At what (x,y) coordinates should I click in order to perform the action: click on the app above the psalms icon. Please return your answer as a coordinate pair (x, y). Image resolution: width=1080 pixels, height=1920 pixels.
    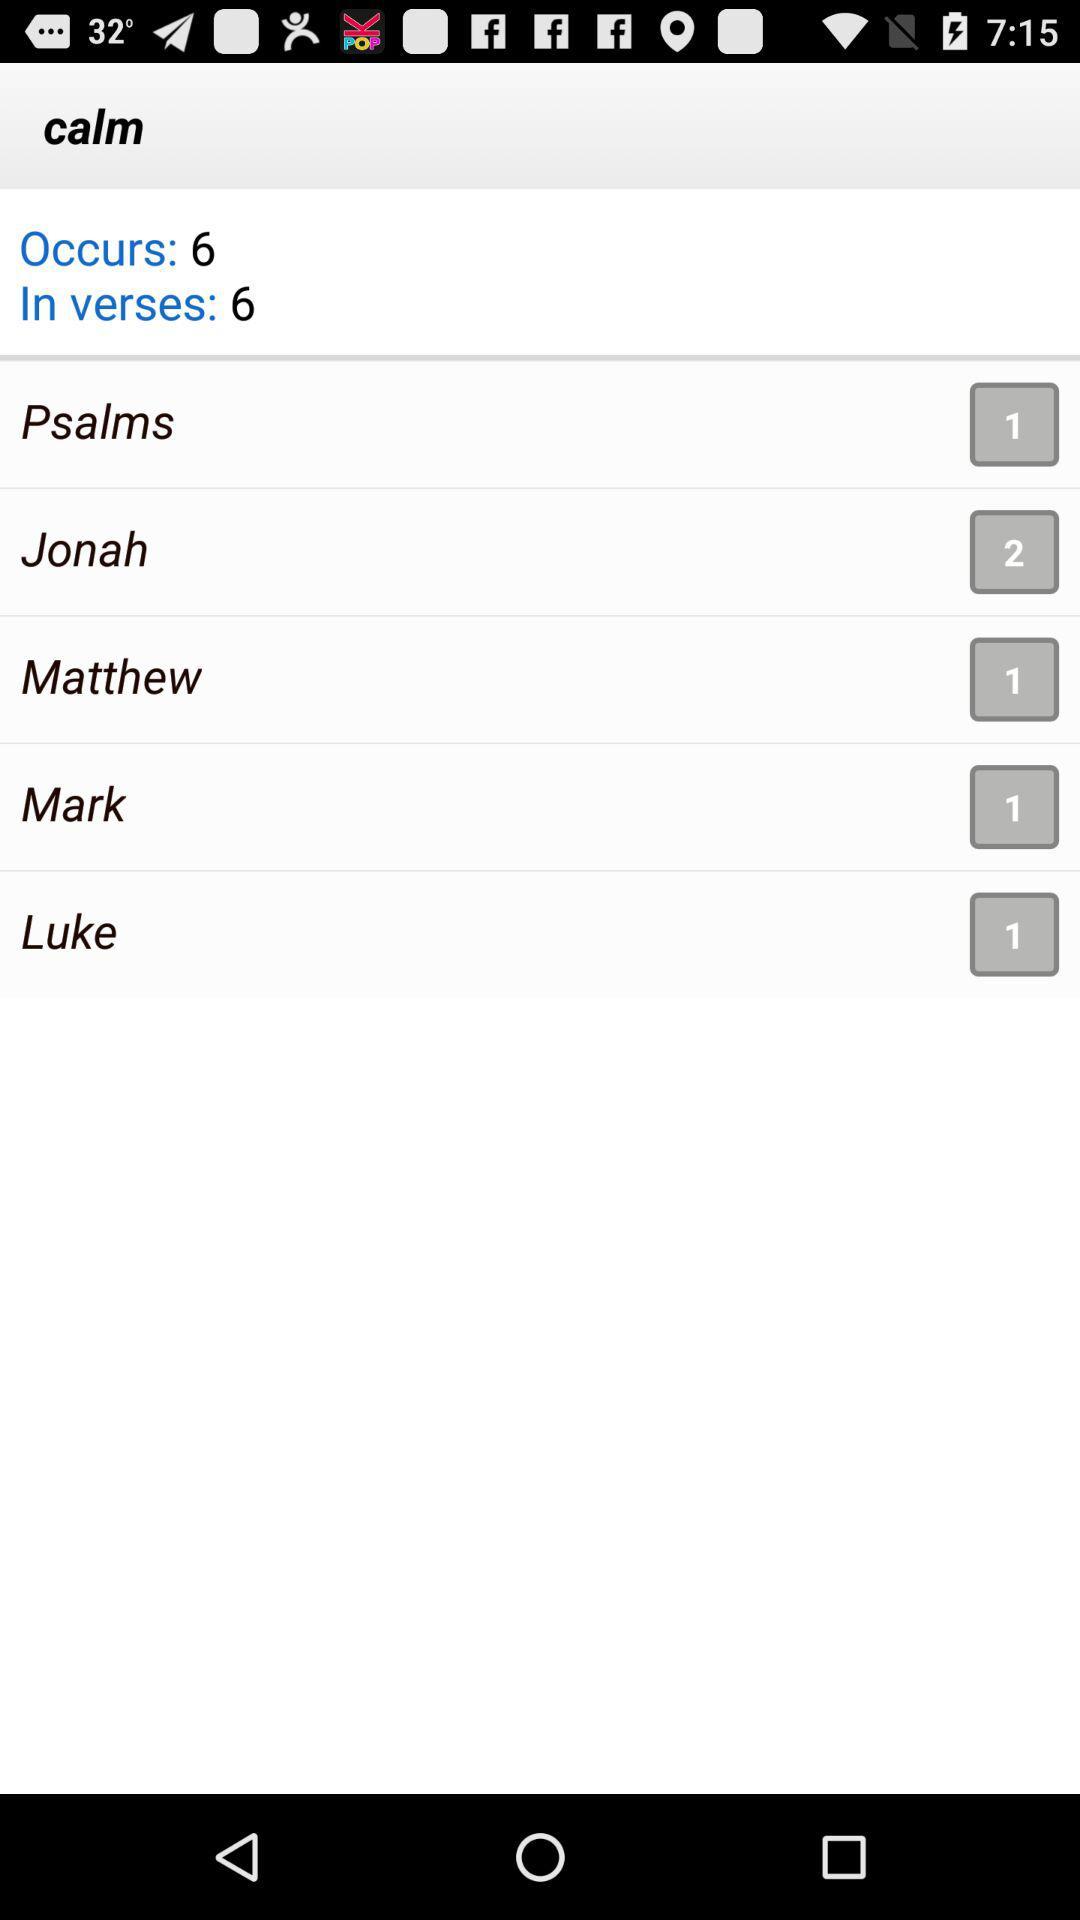
    Looking at the image, I should click on (136, 286).